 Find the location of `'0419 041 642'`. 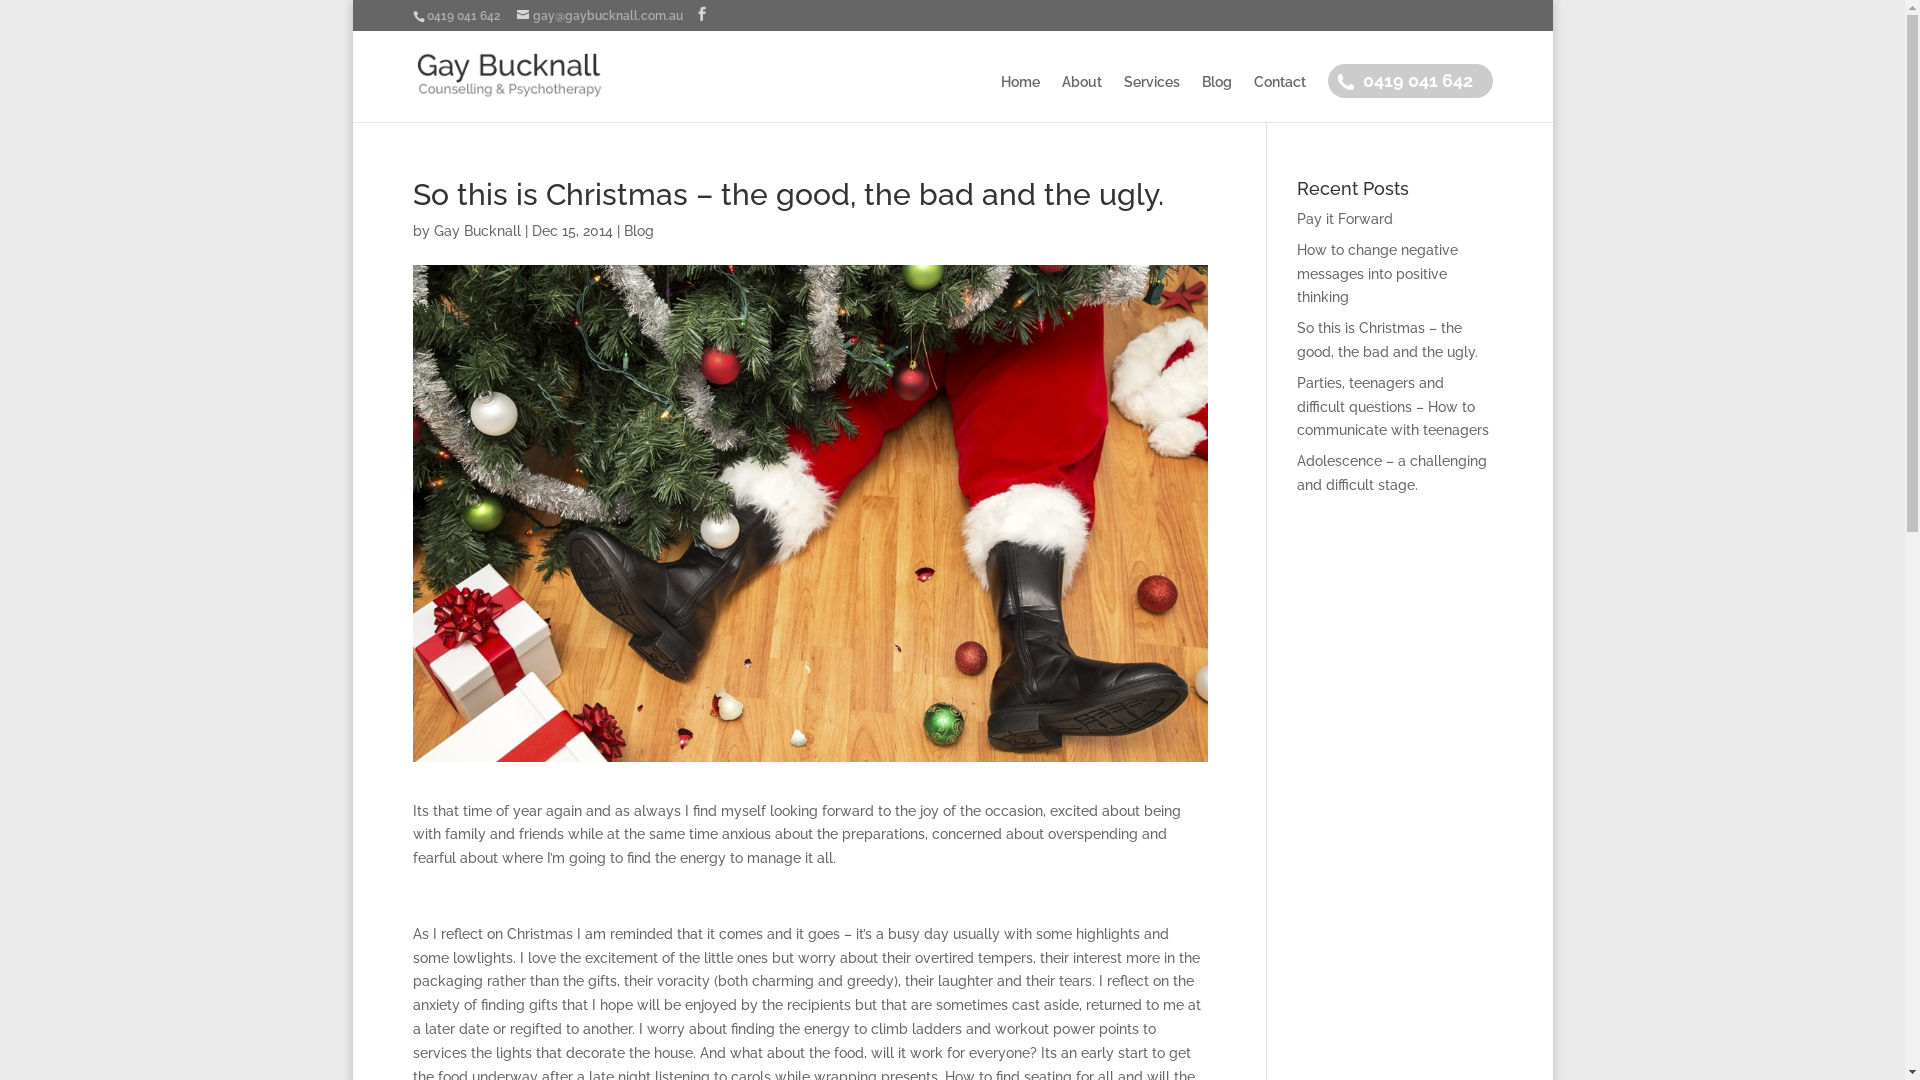

'0419 041 642' is located at coordinates (1361, 97).